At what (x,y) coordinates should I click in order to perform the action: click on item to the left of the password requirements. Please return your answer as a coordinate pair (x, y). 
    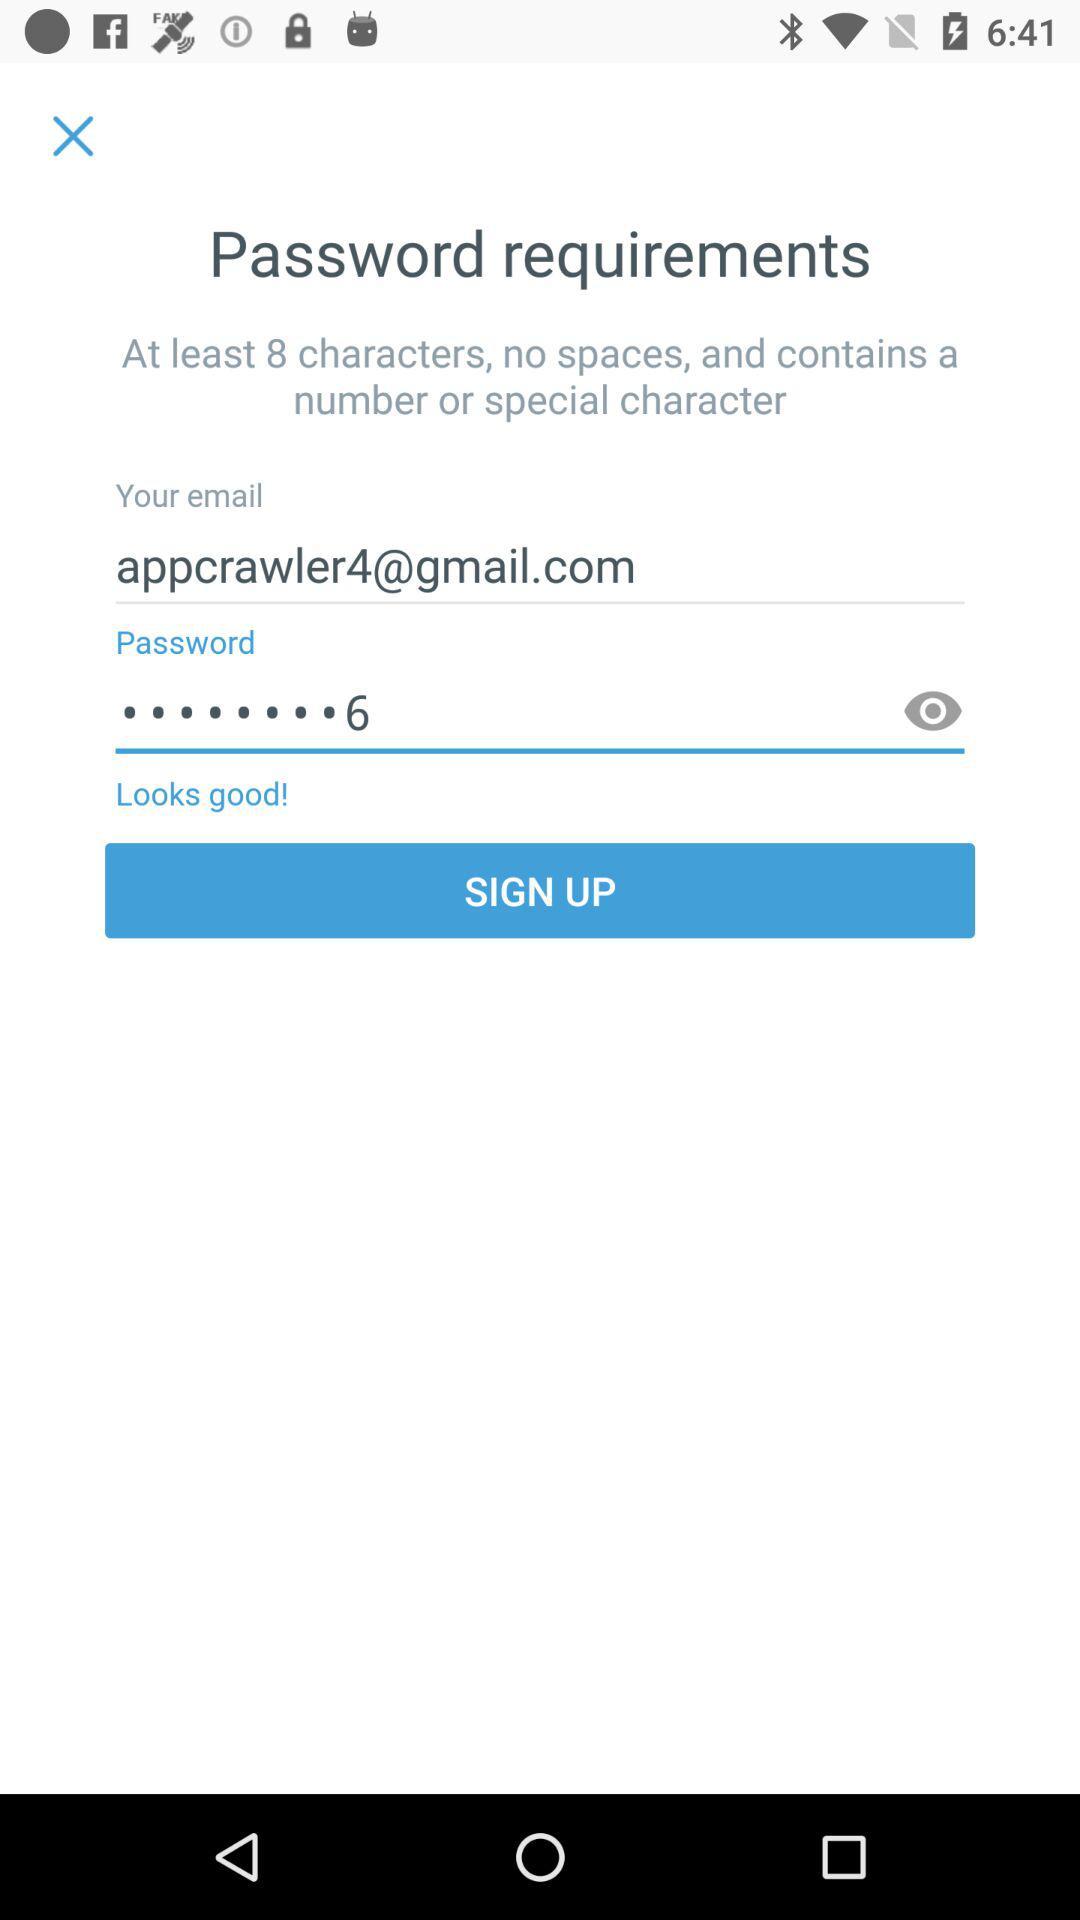
    Looking at the image, I should click on (72, 135).